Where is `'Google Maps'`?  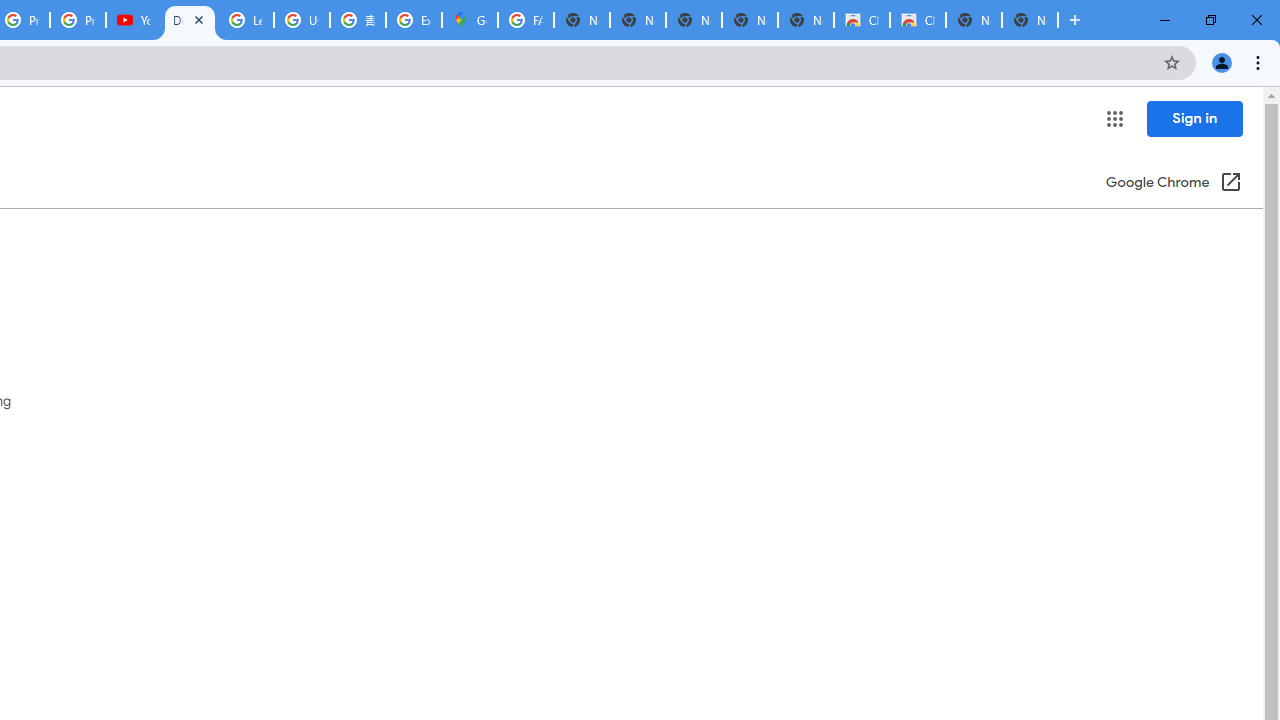 'Google Maps' is located at coordinates (468, 20).